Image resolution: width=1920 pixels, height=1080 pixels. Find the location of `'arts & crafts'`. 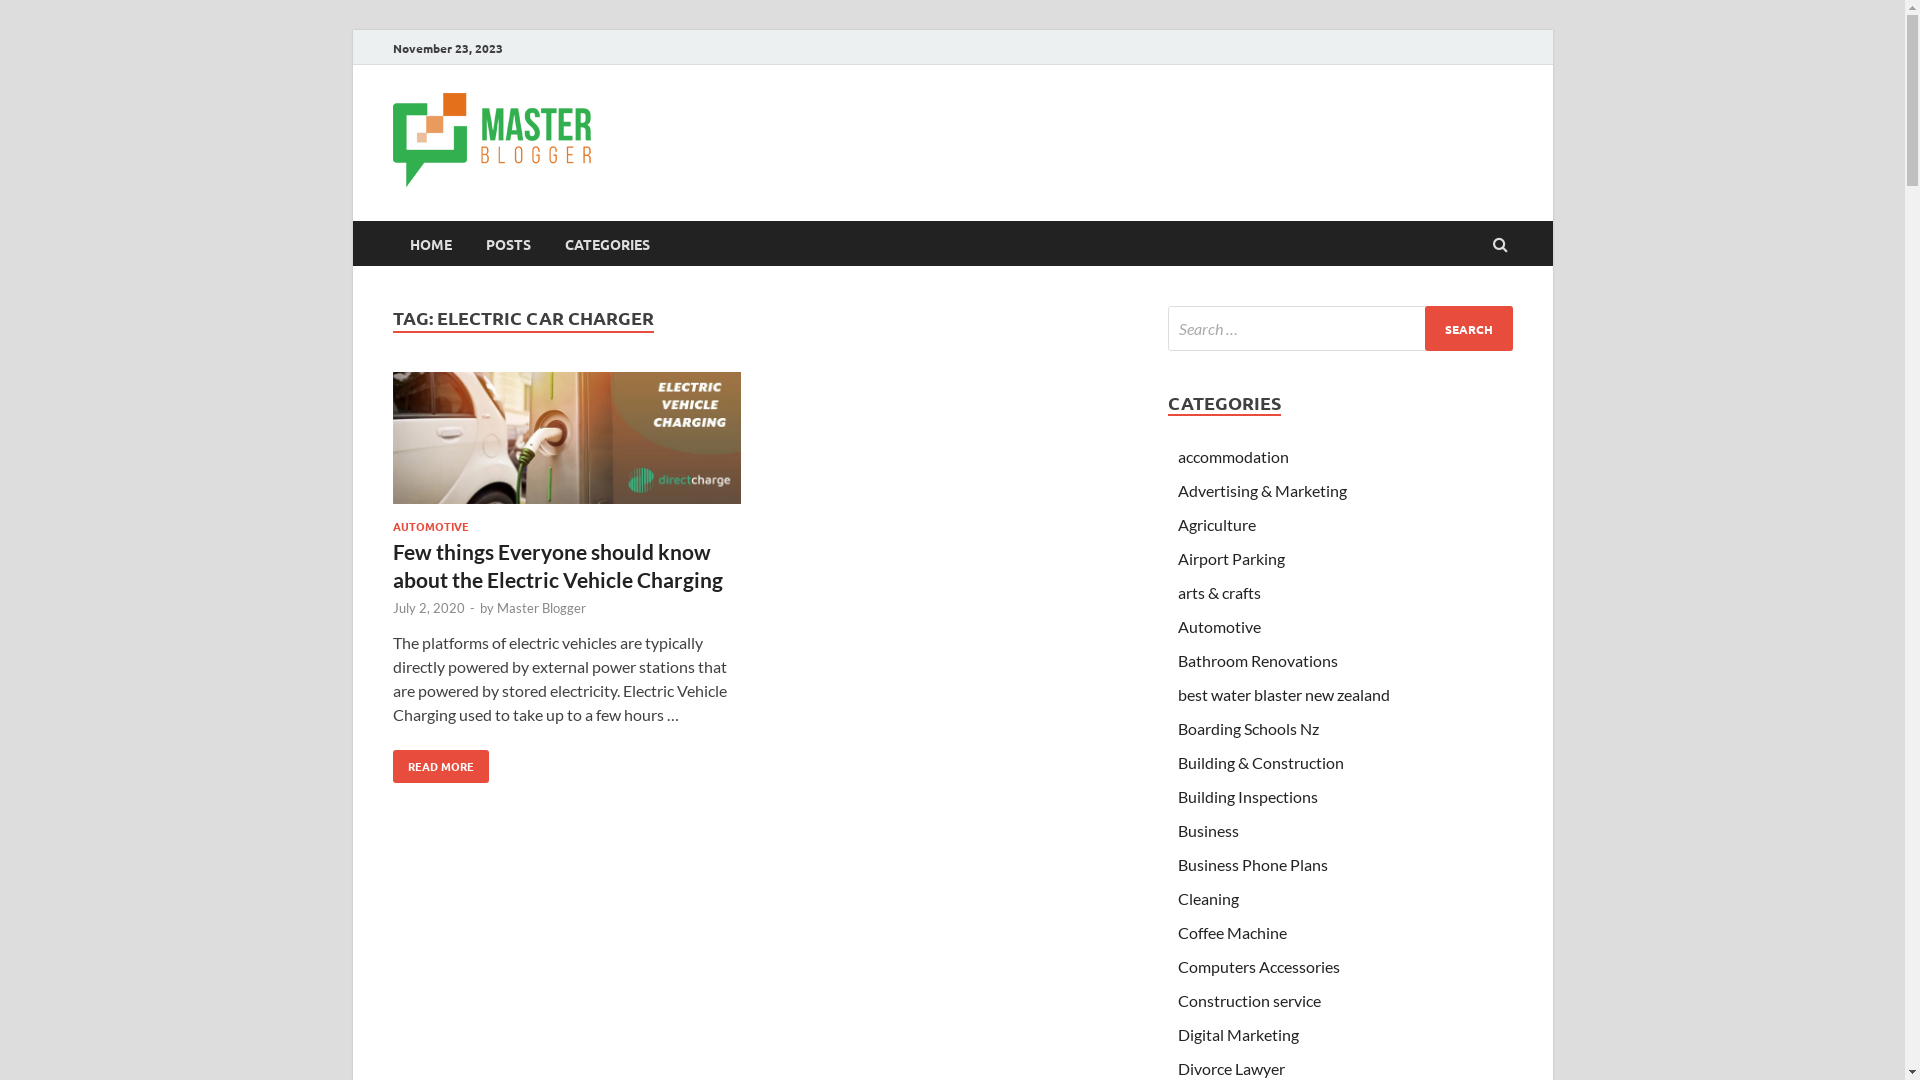

'arts & crafts' is located at coordinates (1218, 591).